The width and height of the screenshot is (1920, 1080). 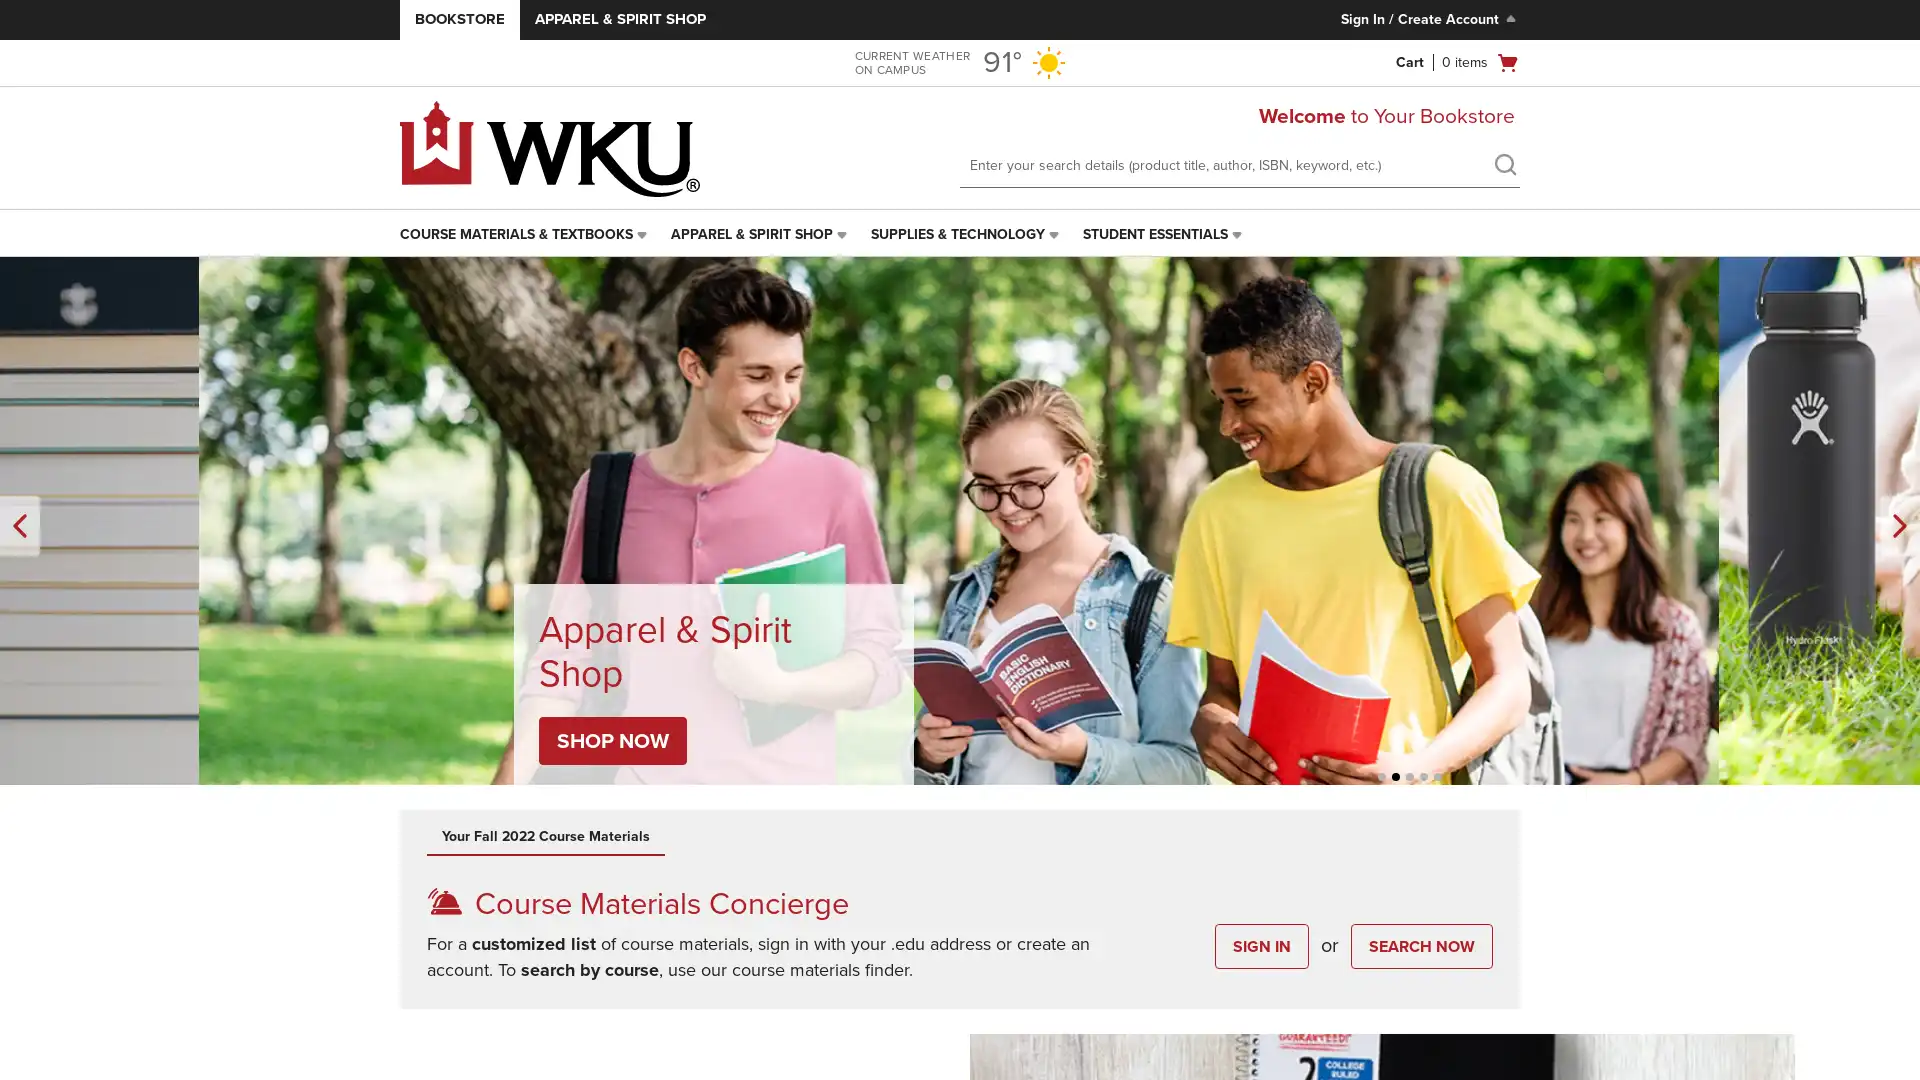 What do you see at coordinates (1261, 945) in the screenshot?
I see `SIGN IN` at bounding box center [1261, 945].